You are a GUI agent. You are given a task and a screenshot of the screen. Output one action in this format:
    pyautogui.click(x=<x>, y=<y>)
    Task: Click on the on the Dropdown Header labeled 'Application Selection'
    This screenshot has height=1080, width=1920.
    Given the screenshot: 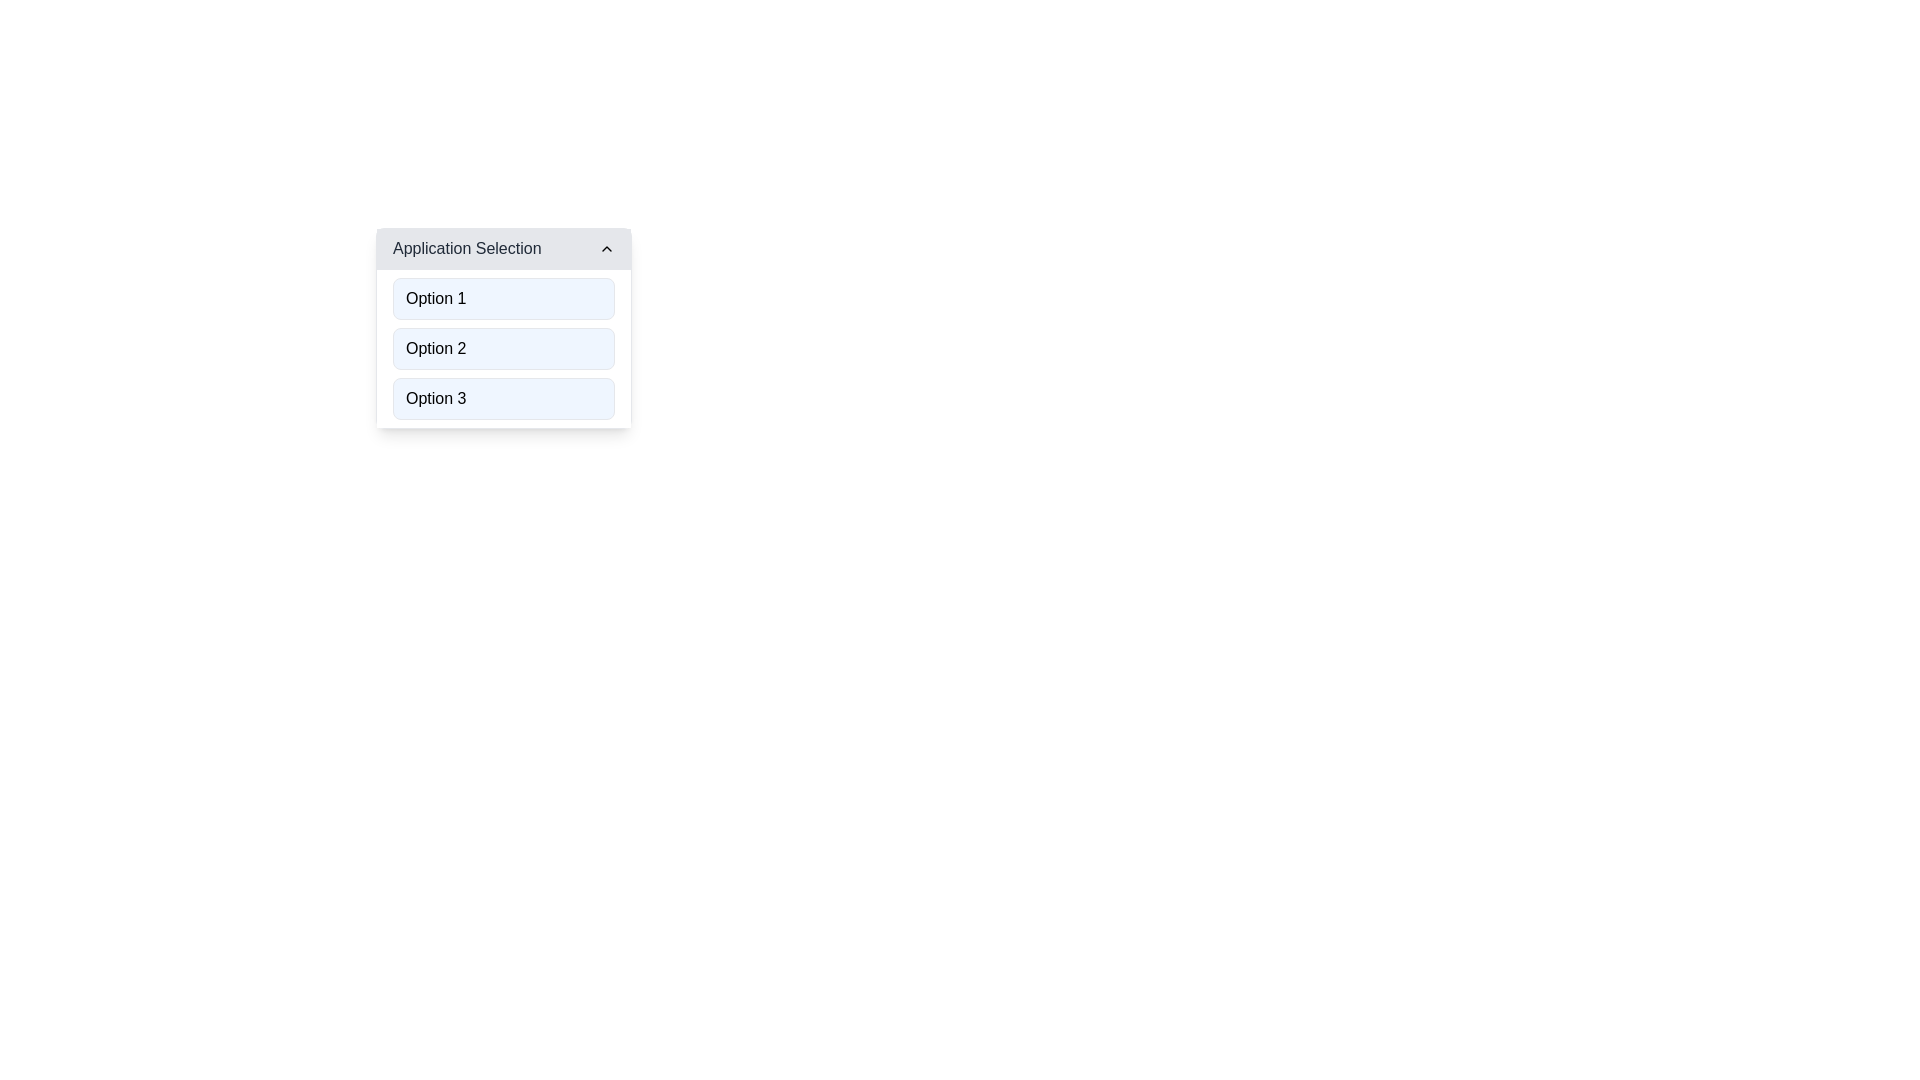 What is the action you would take?
    pyautogui.click(x=504, y=248)
    